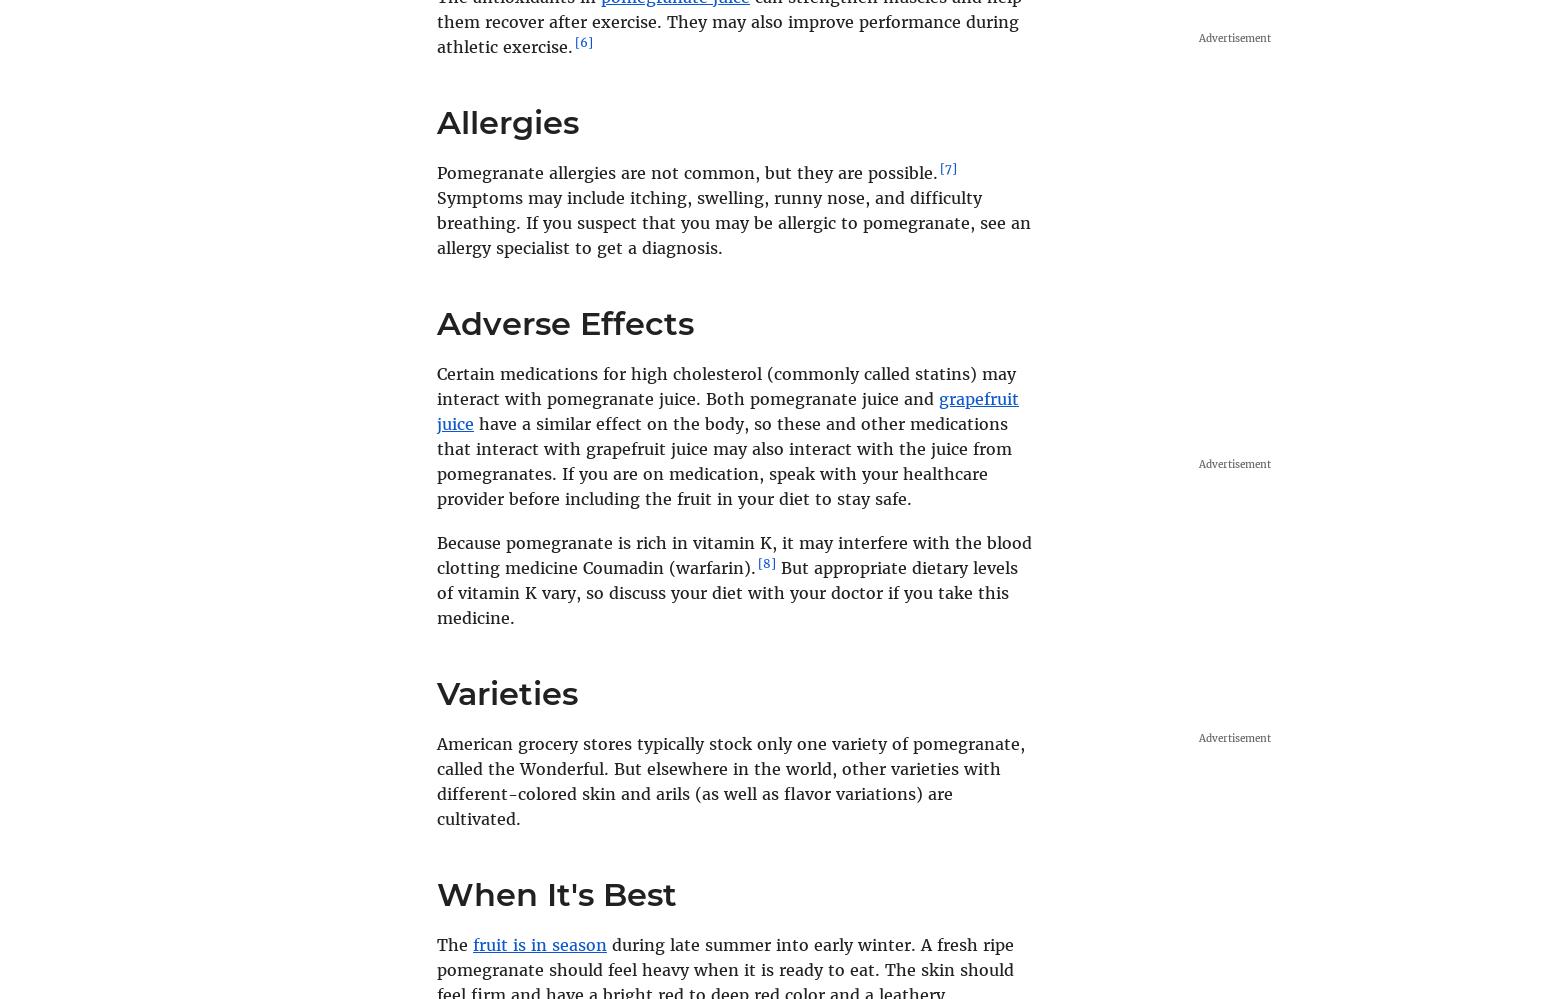 The image size is (1550, 999). Describe the element at coordinates (557, 893) in the screenshot. I see `'When It's Best'` at that location.